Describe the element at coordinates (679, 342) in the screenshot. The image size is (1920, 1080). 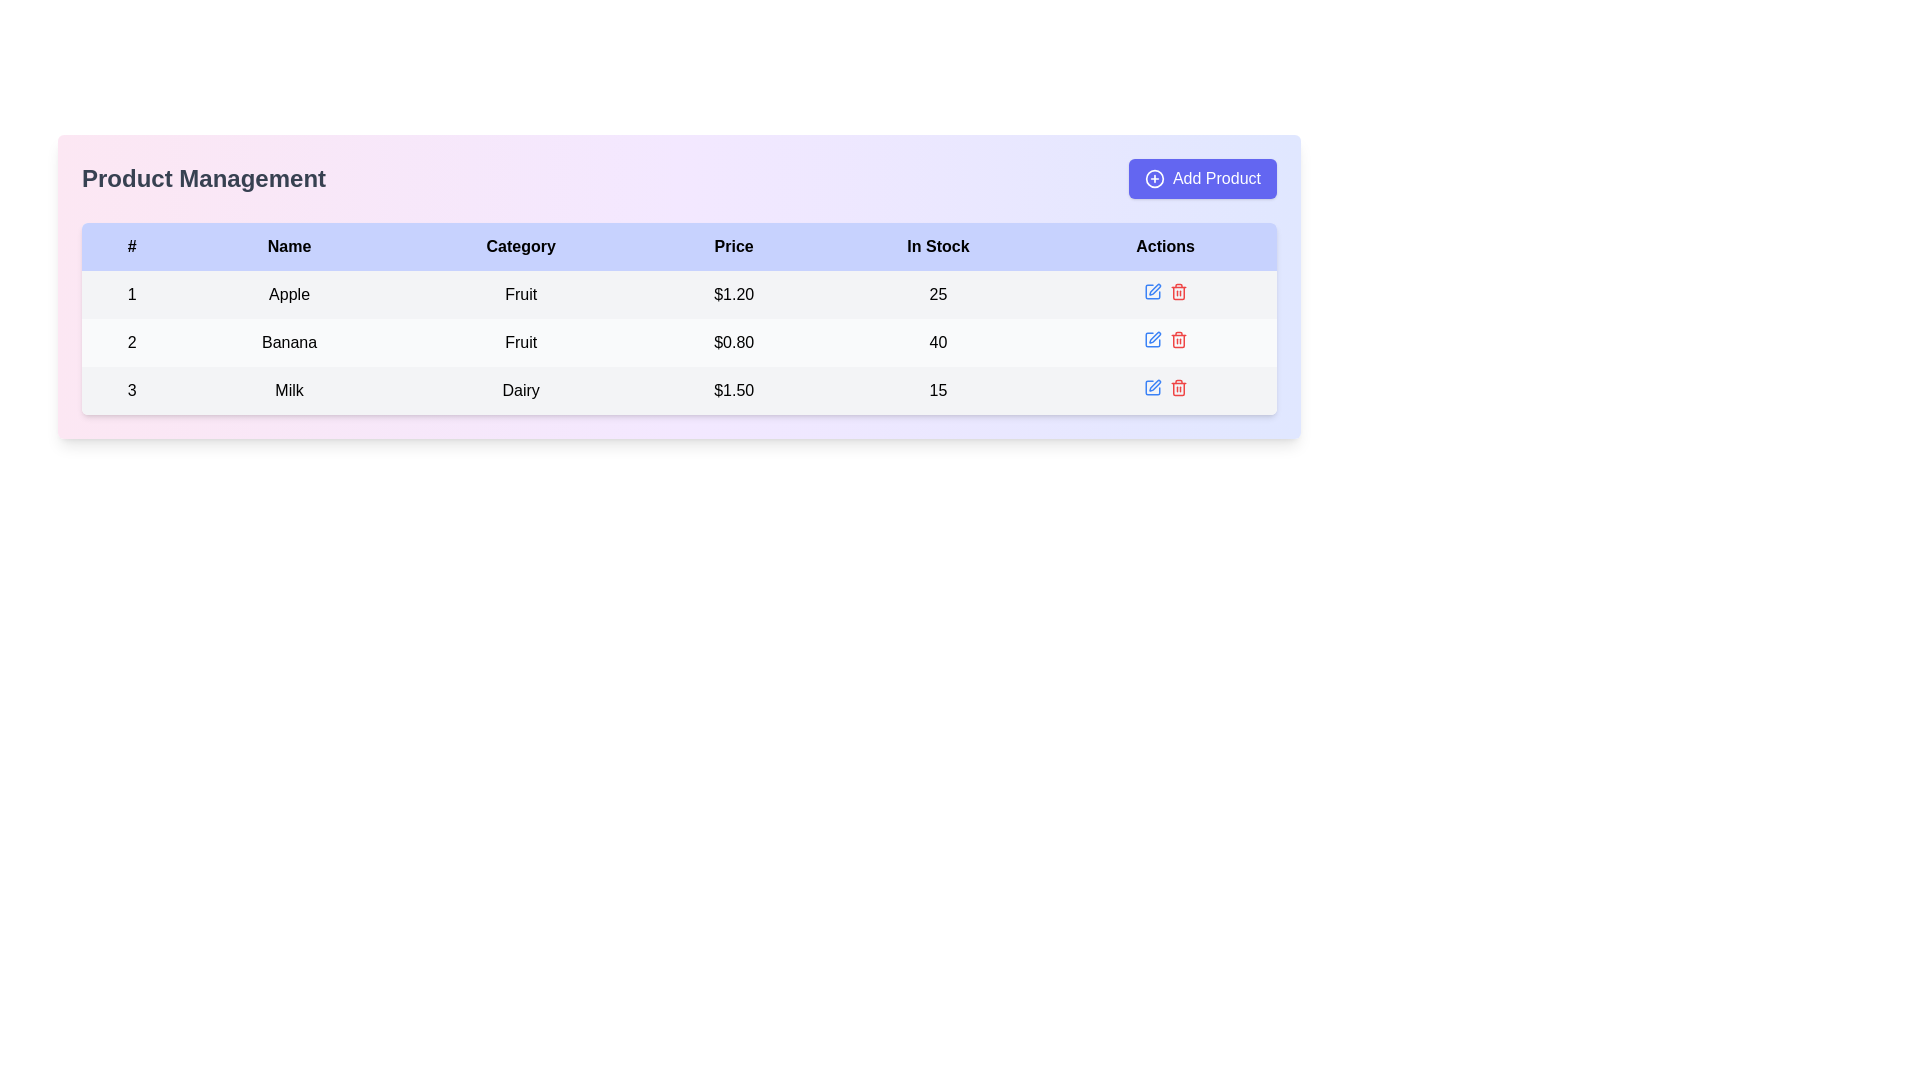
I see `the second row of the table displaying product information labeled '2', which includes the product name 'Banana', category 'Fruit', price '$0.80', and stock quantity '40'` at that location.